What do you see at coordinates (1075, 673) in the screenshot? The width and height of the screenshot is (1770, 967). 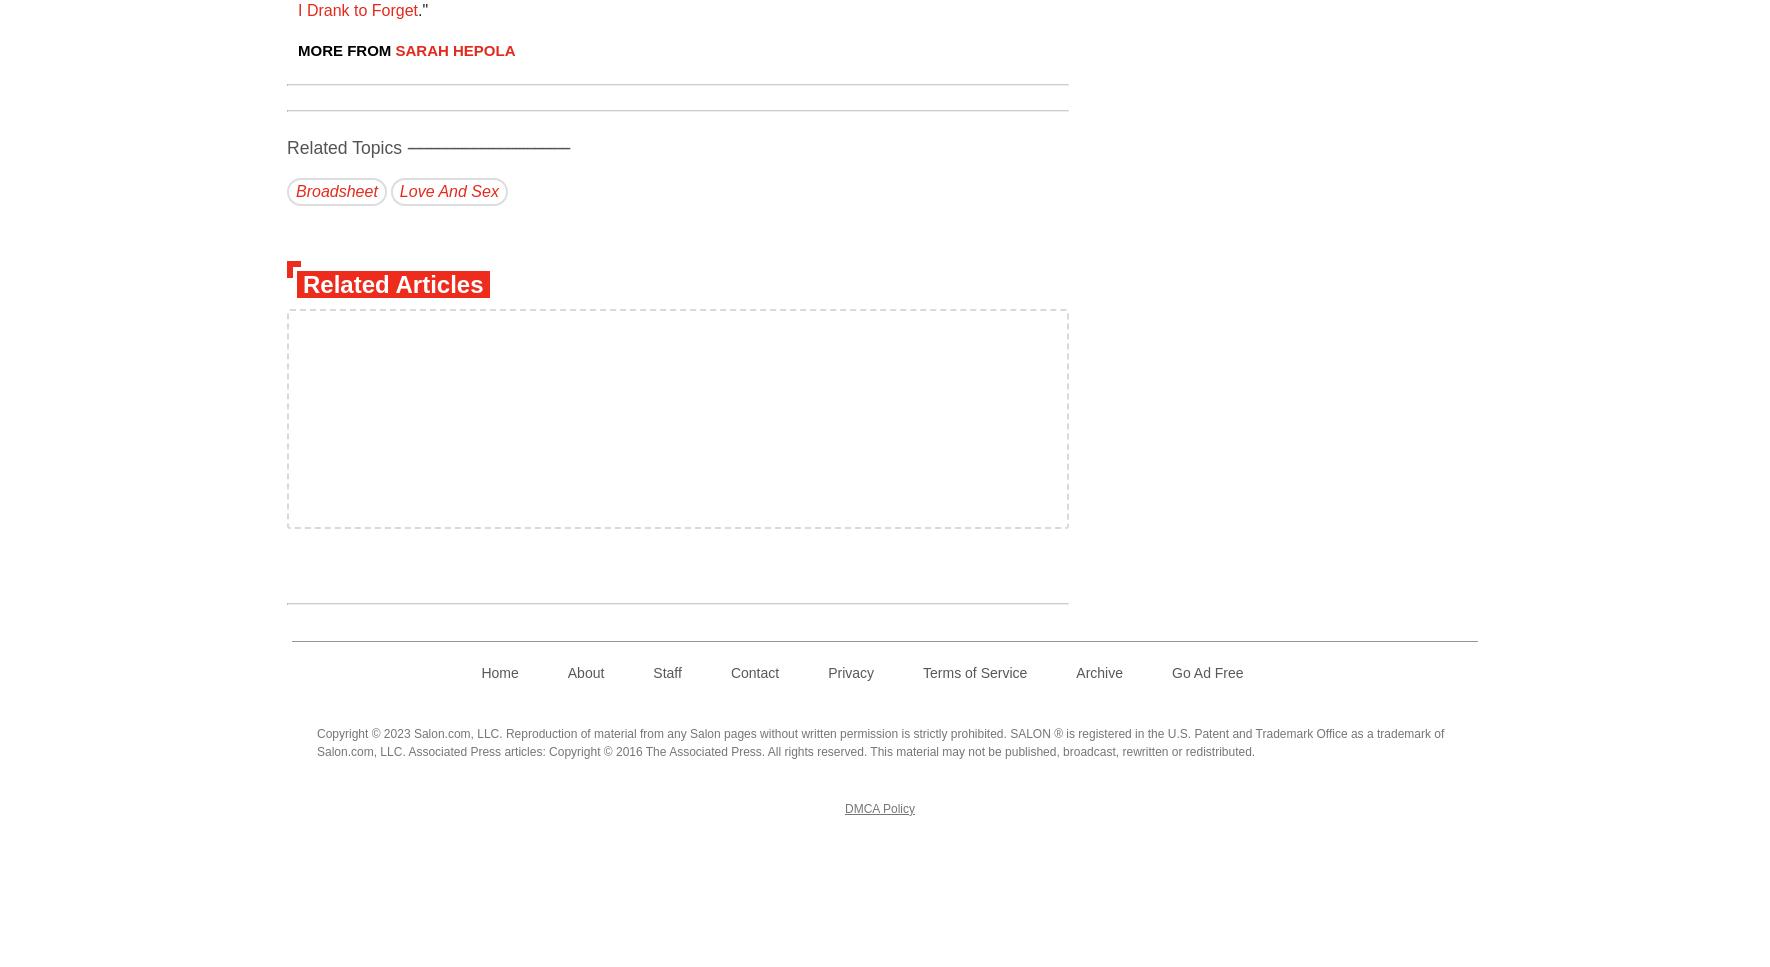 I see `'Archive'` at bounding box center [1075, 673].